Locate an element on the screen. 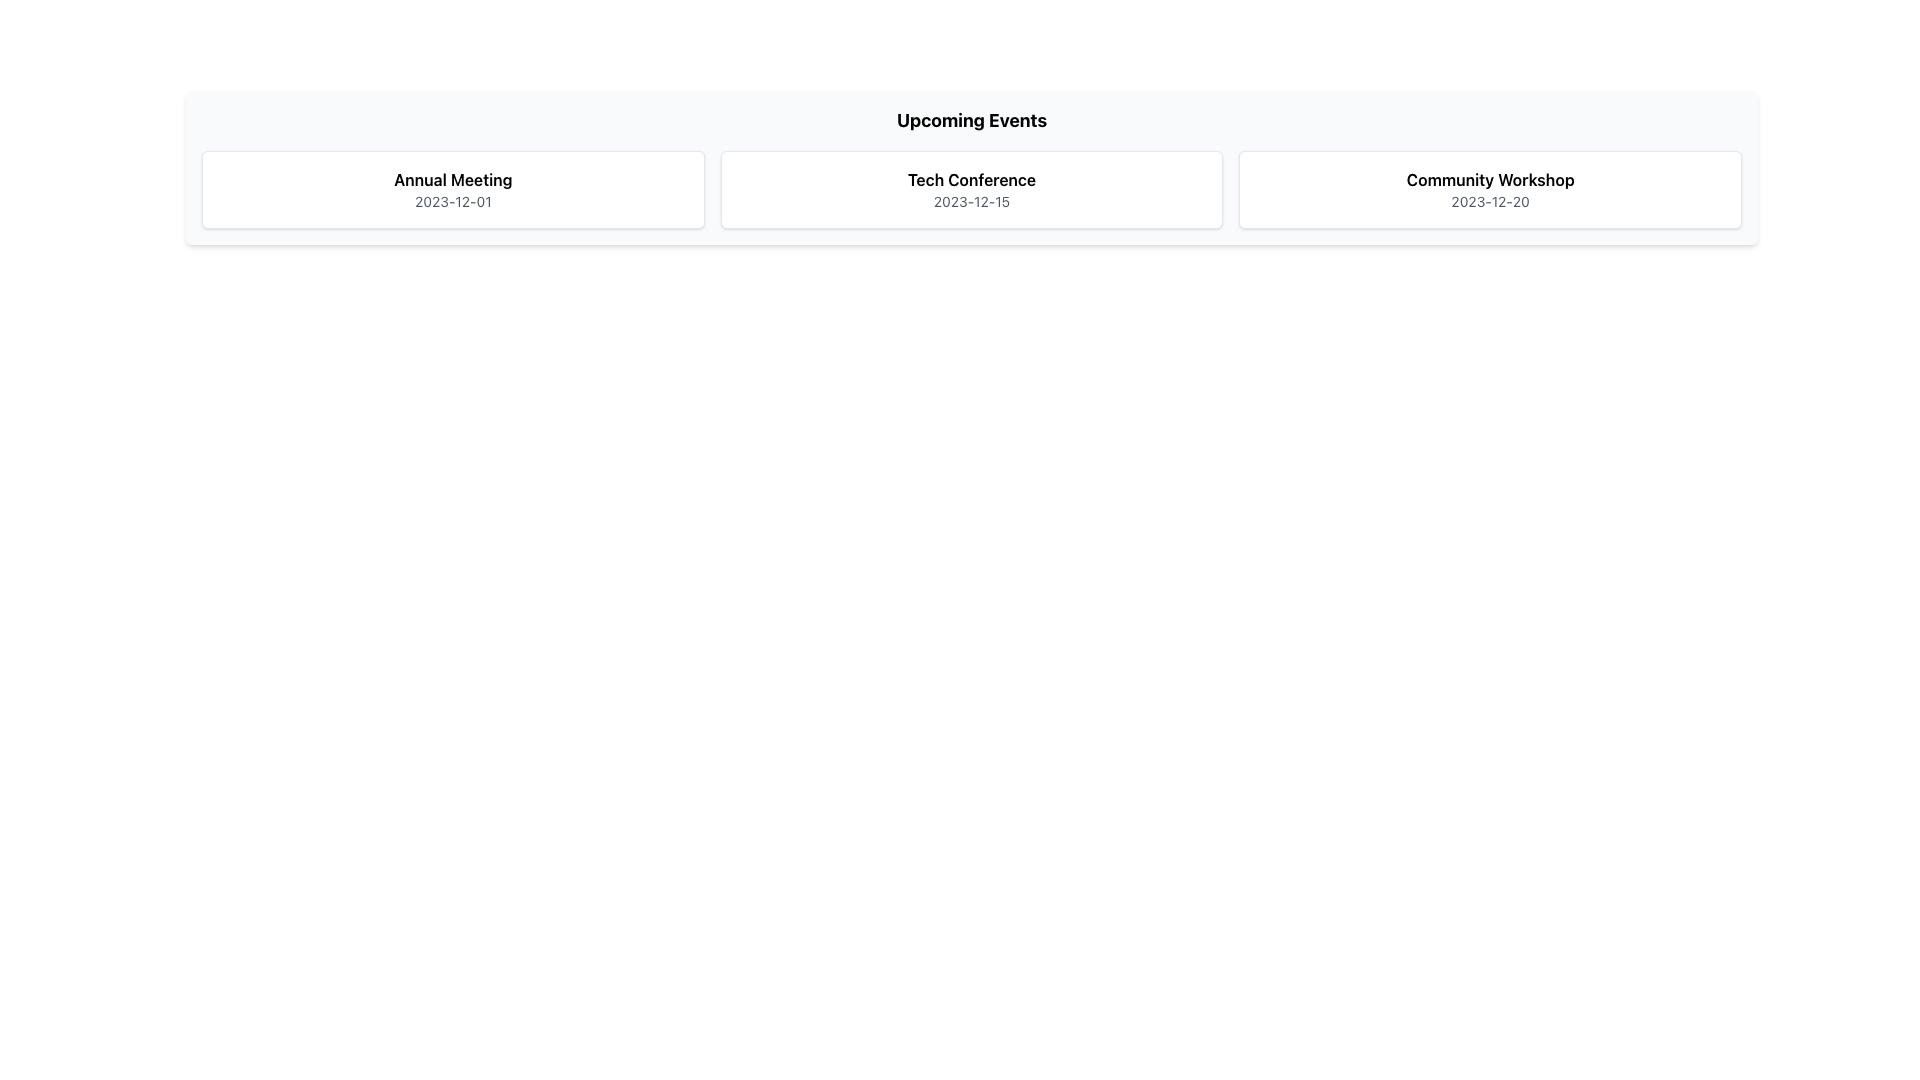  date displayed in the Text label showing '2023-12-20', which is styled in small gray font and positioned under 'Community Workshop' is located at coordinates (1490, 201).